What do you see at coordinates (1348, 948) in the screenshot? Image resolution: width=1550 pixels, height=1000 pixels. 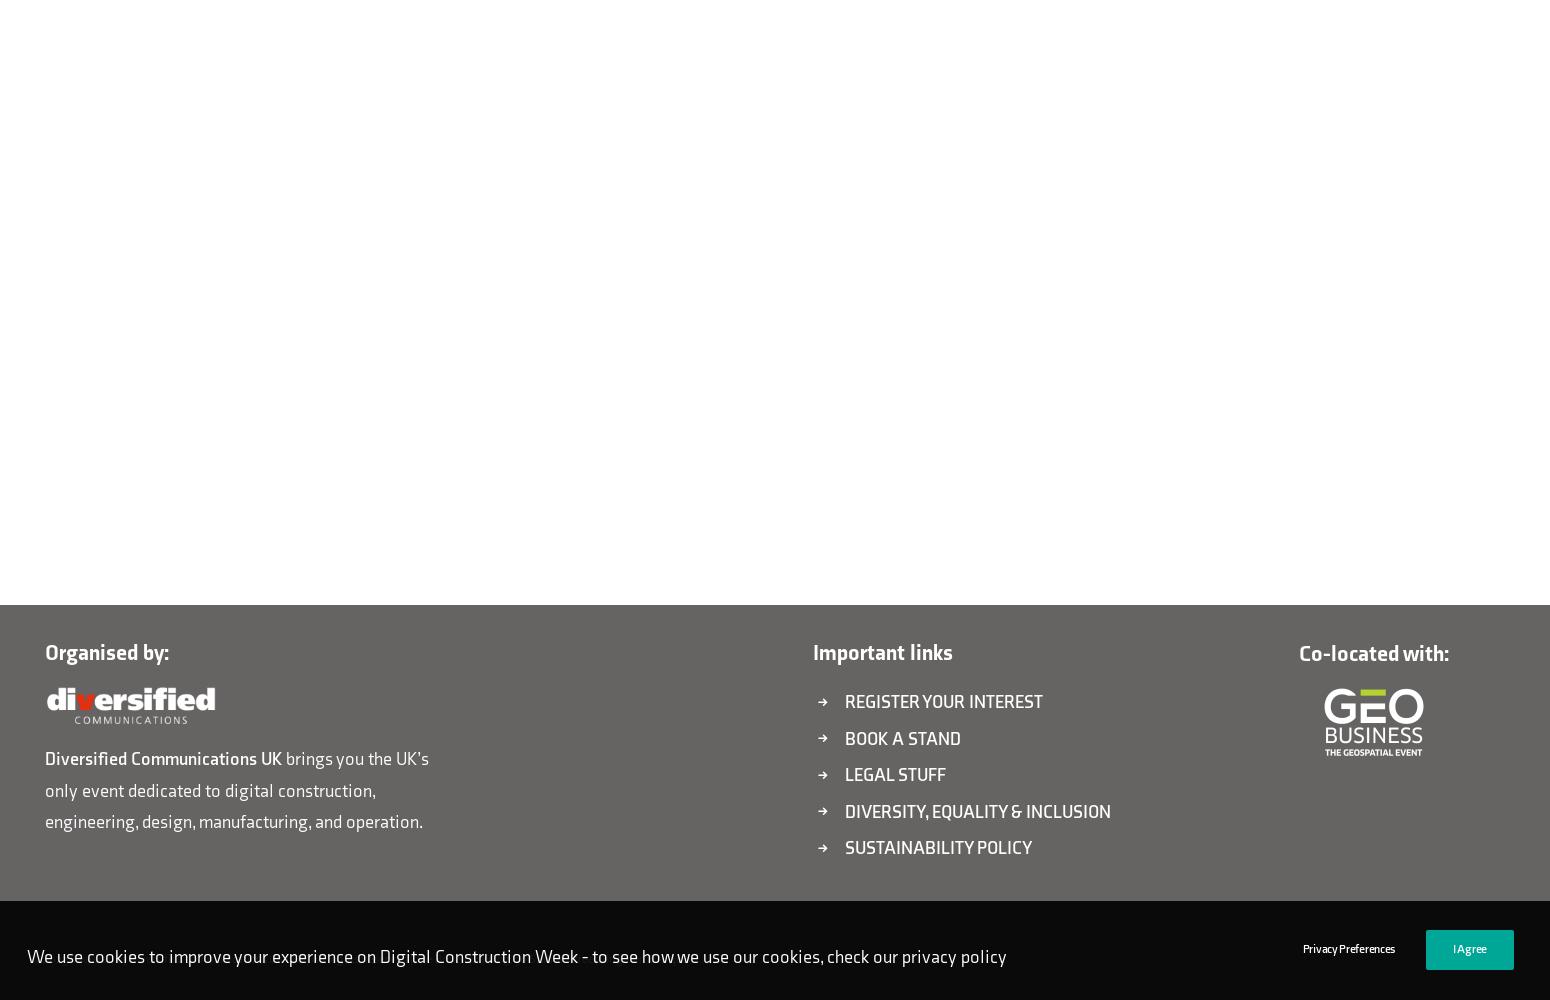 I see `'Privacy Preferences'` at bounding box center [1348, 948].